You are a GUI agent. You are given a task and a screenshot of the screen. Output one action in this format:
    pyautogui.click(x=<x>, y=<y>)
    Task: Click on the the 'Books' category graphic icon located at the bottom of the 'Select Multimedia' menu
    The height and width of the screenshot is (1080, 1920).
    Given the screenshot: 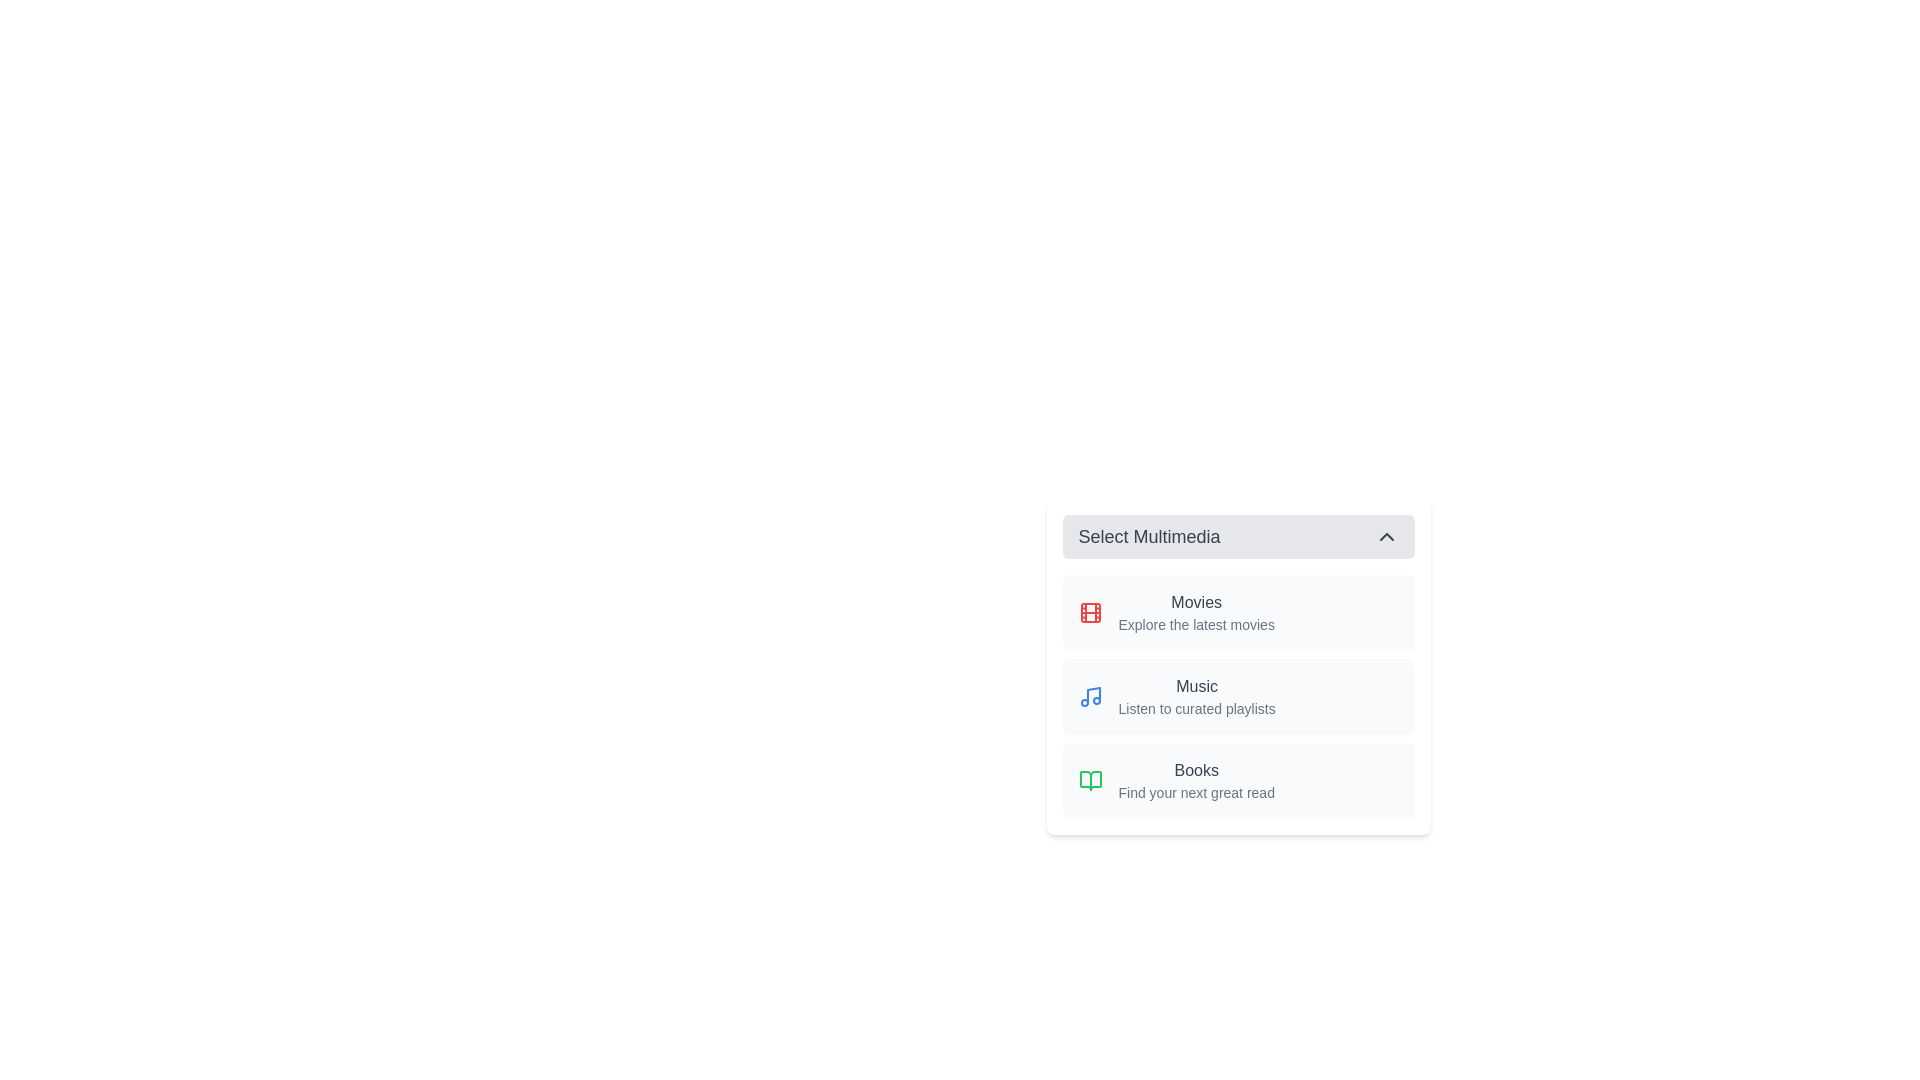 What is the action you would take?
    pyautogui.click(x=1089, y=779)
    